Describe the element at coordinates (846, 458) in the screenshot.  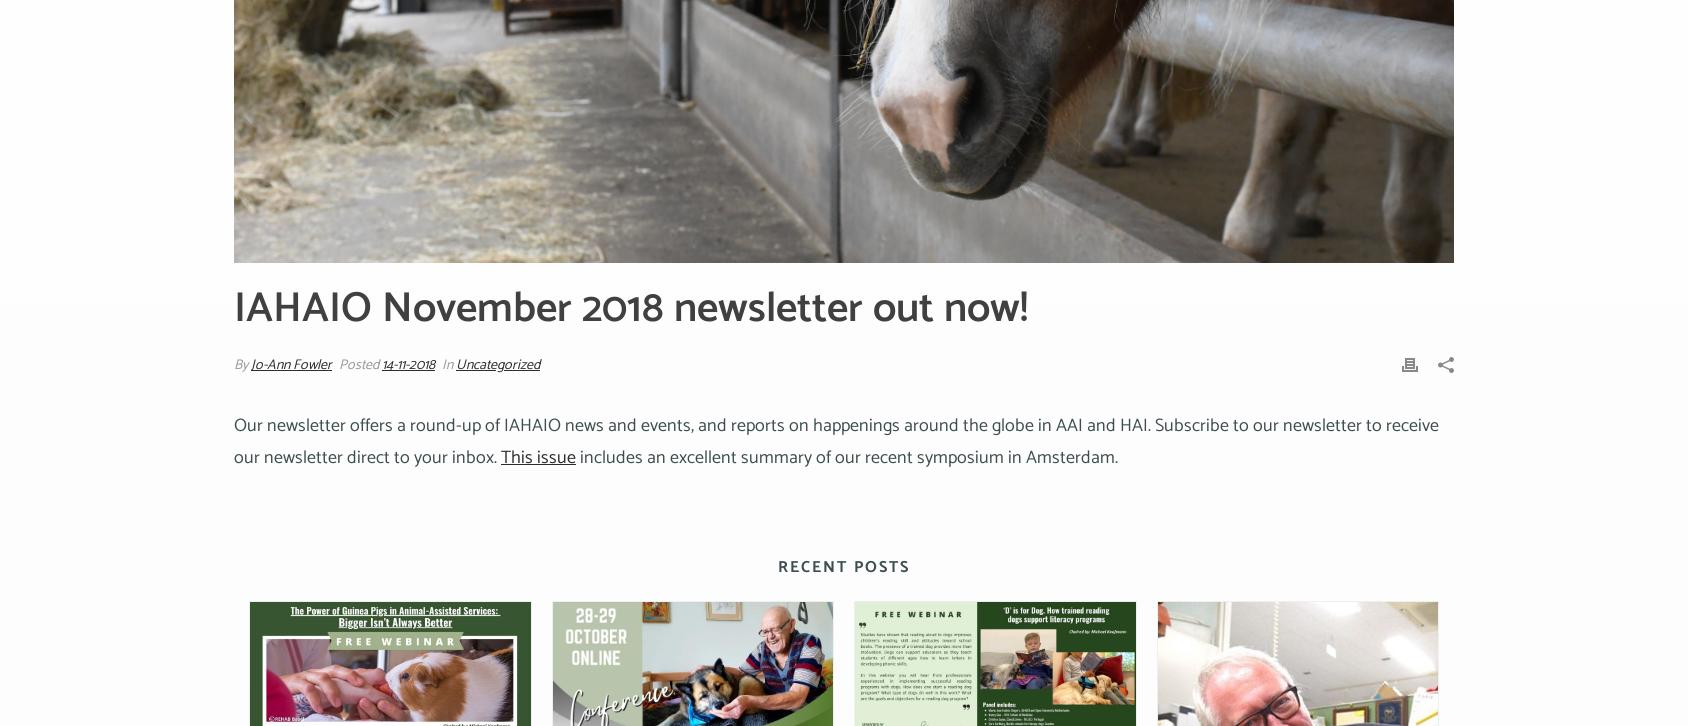
I see `'includes an excellent summary of our recent symposium in Amsterdam.'` at that location.